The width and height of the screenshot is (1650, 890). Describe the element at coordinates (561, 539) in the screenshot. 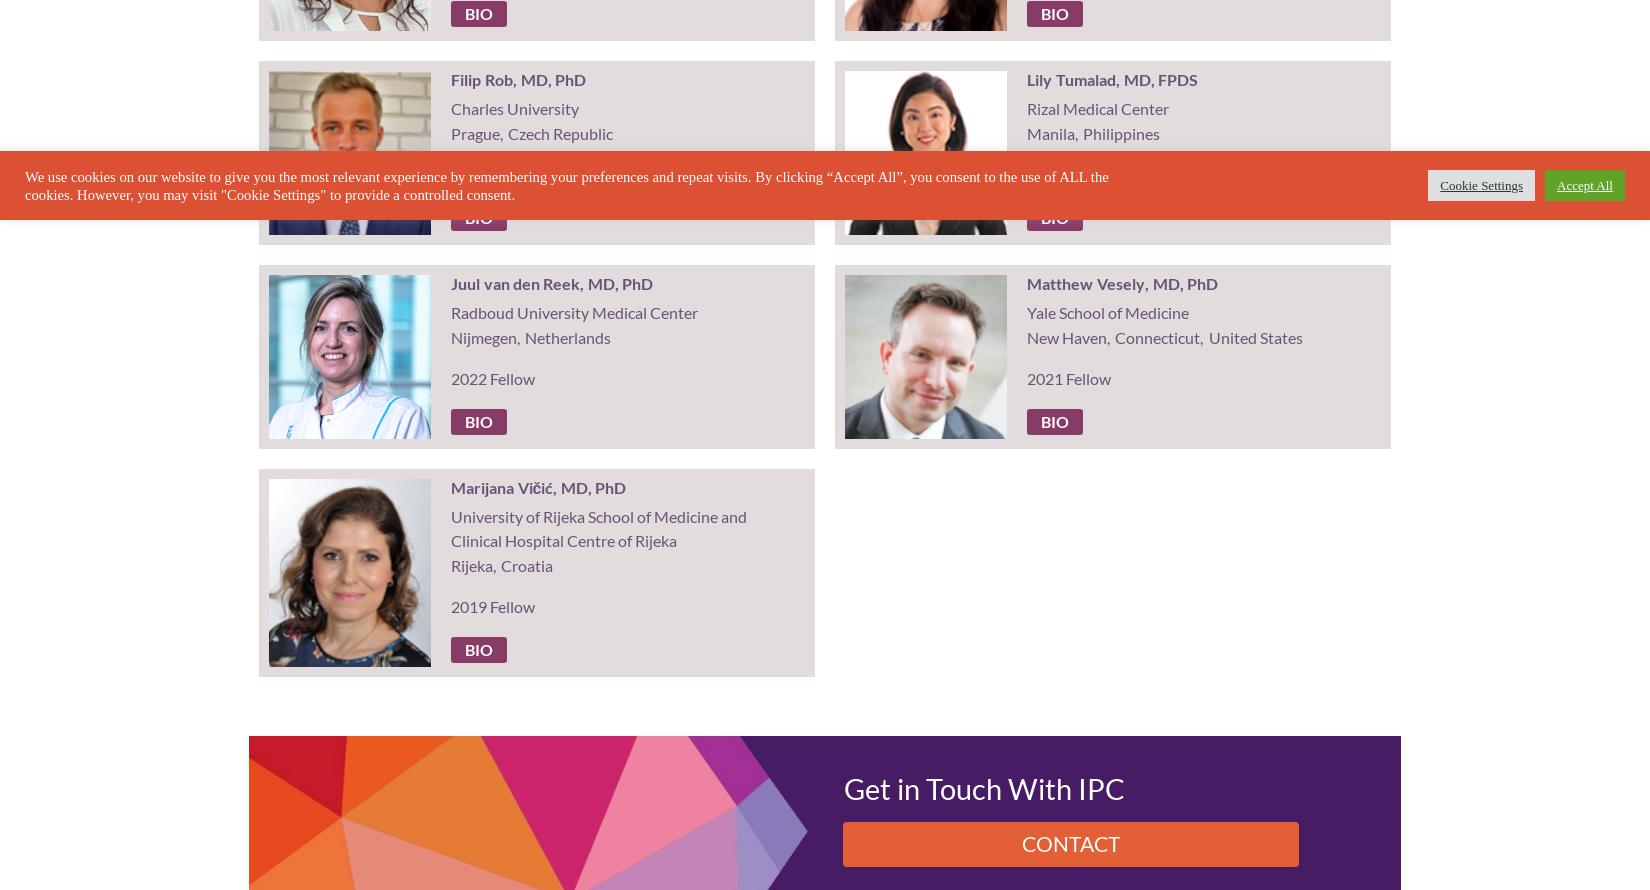

I see `'Clinical Hospital Centre of Rijeka'` at that location.